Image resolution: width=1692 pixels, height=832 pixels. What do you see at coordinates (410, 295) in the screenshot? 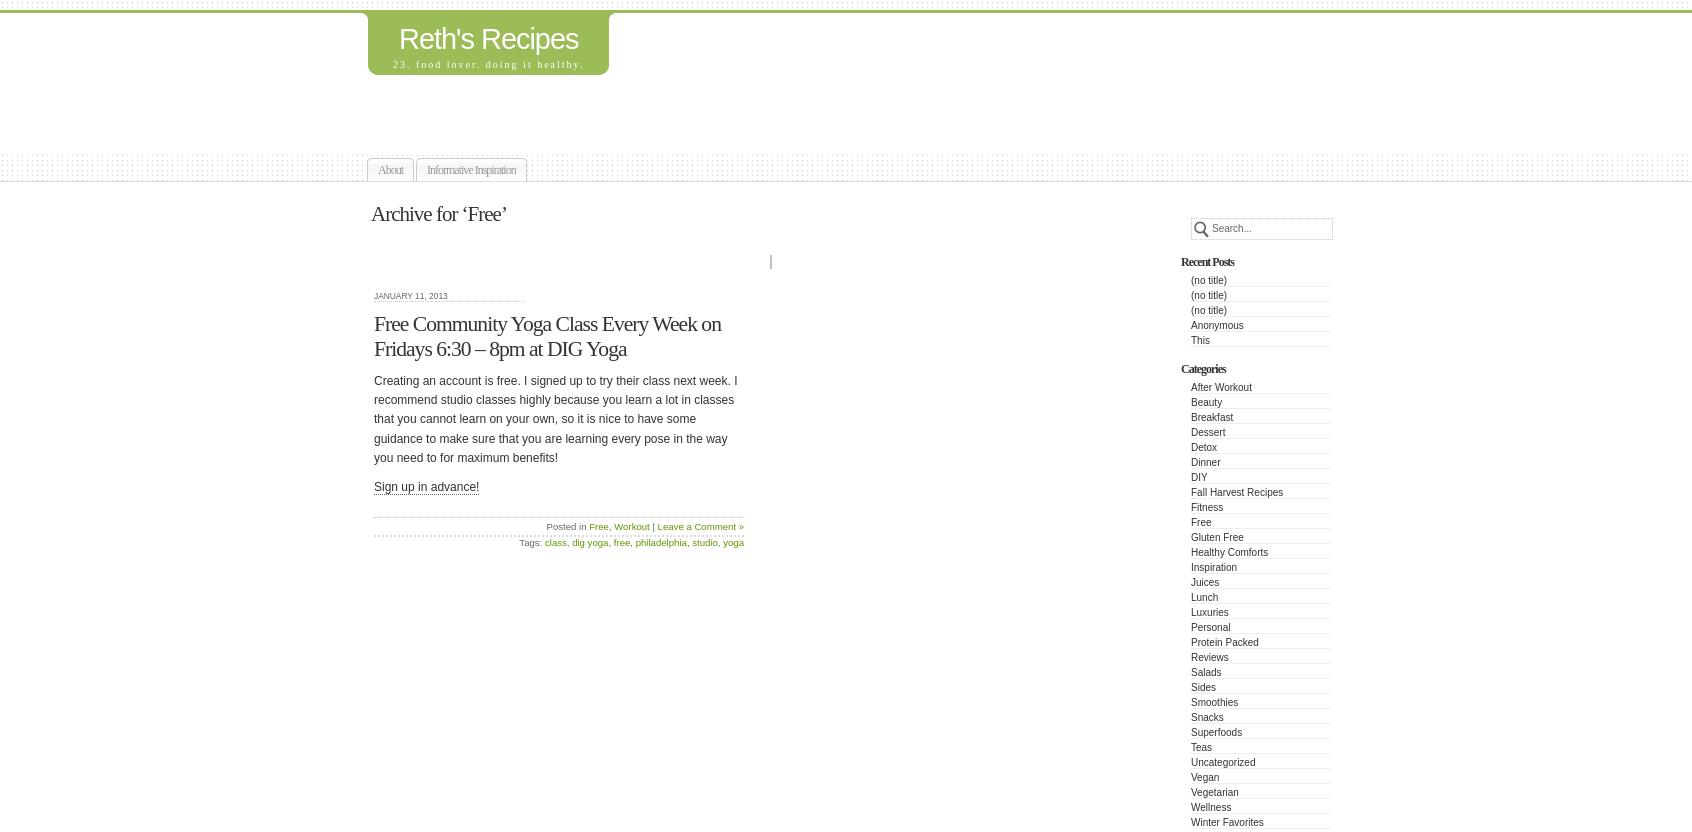
I see `'January 11, 2013'` at bounding box center [410, 295].